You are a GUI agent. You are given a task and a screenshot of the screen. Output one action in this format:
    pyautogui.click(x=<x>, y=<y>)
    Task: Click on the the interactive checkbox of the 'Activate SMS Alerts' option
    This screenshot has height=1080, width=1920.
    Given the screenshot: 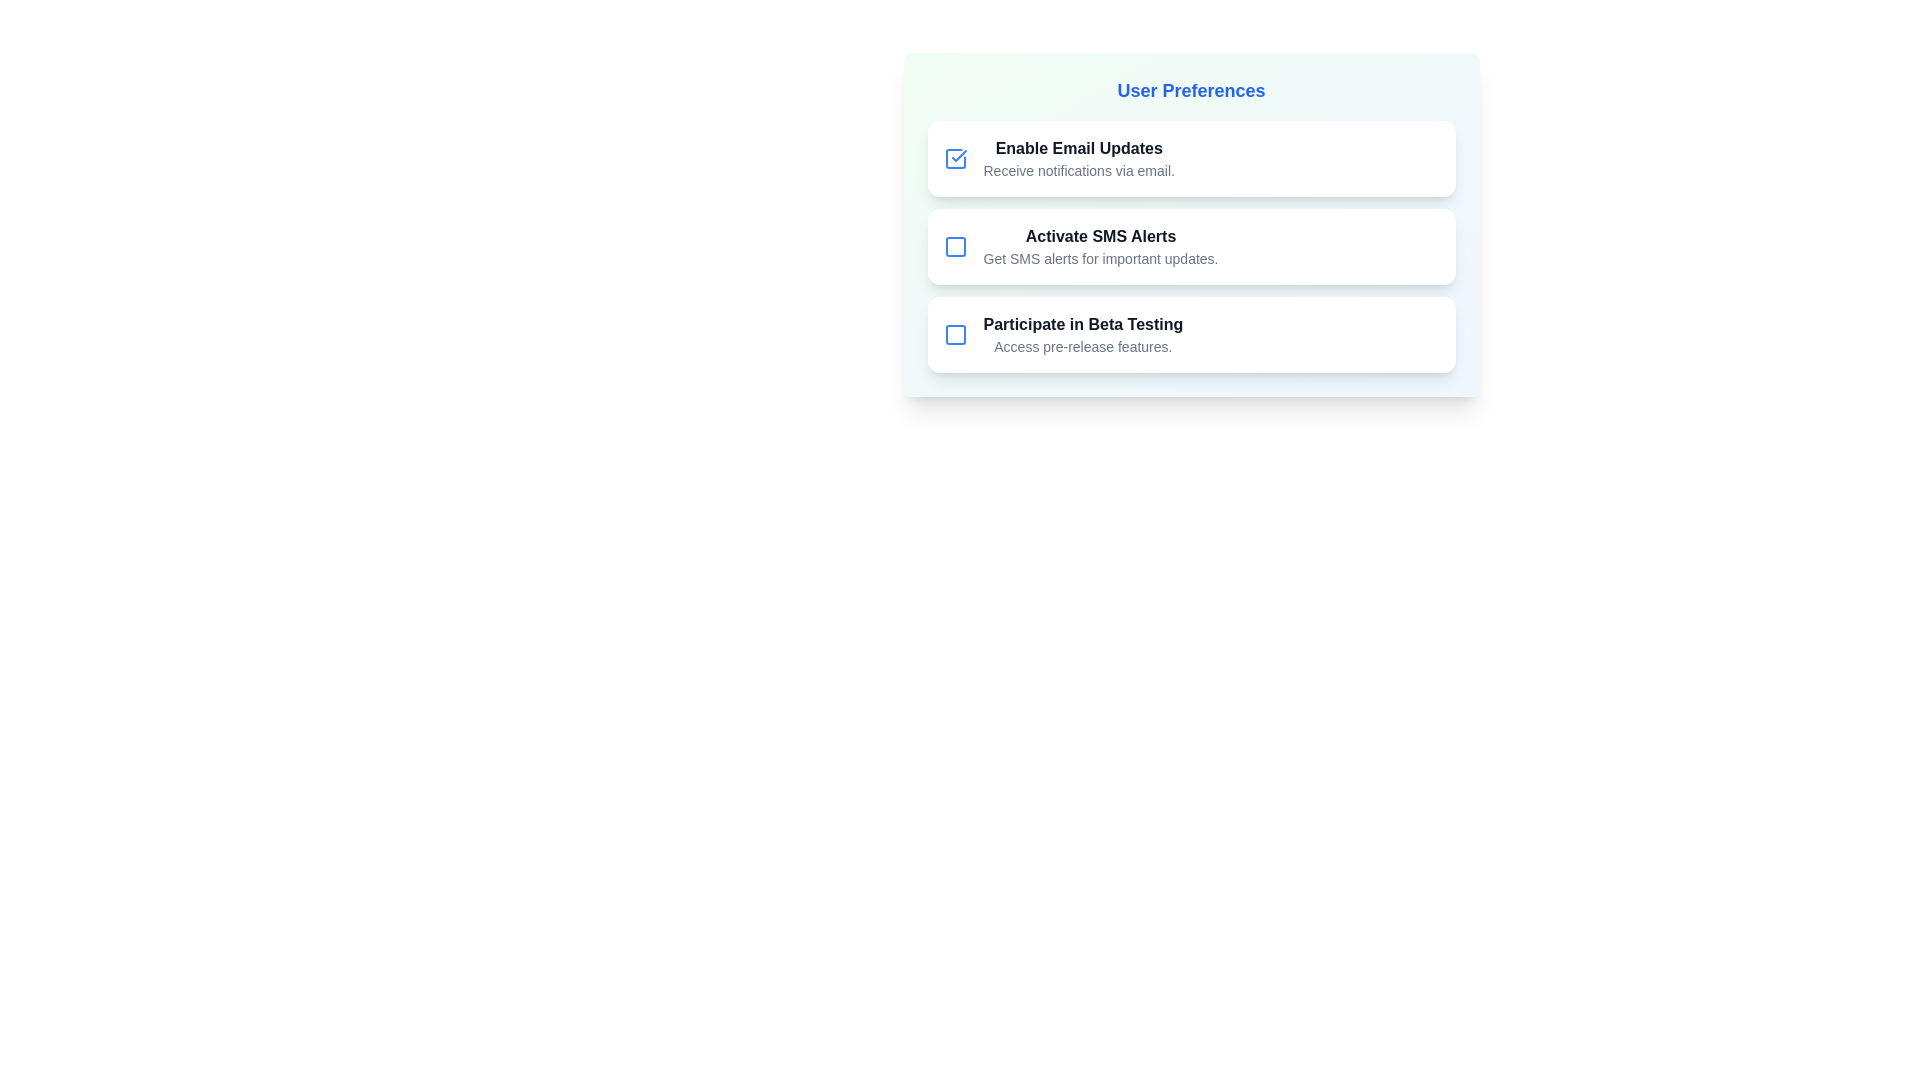 What is the action you would take?
    pyautogui.click(x=1191, y=245)
    